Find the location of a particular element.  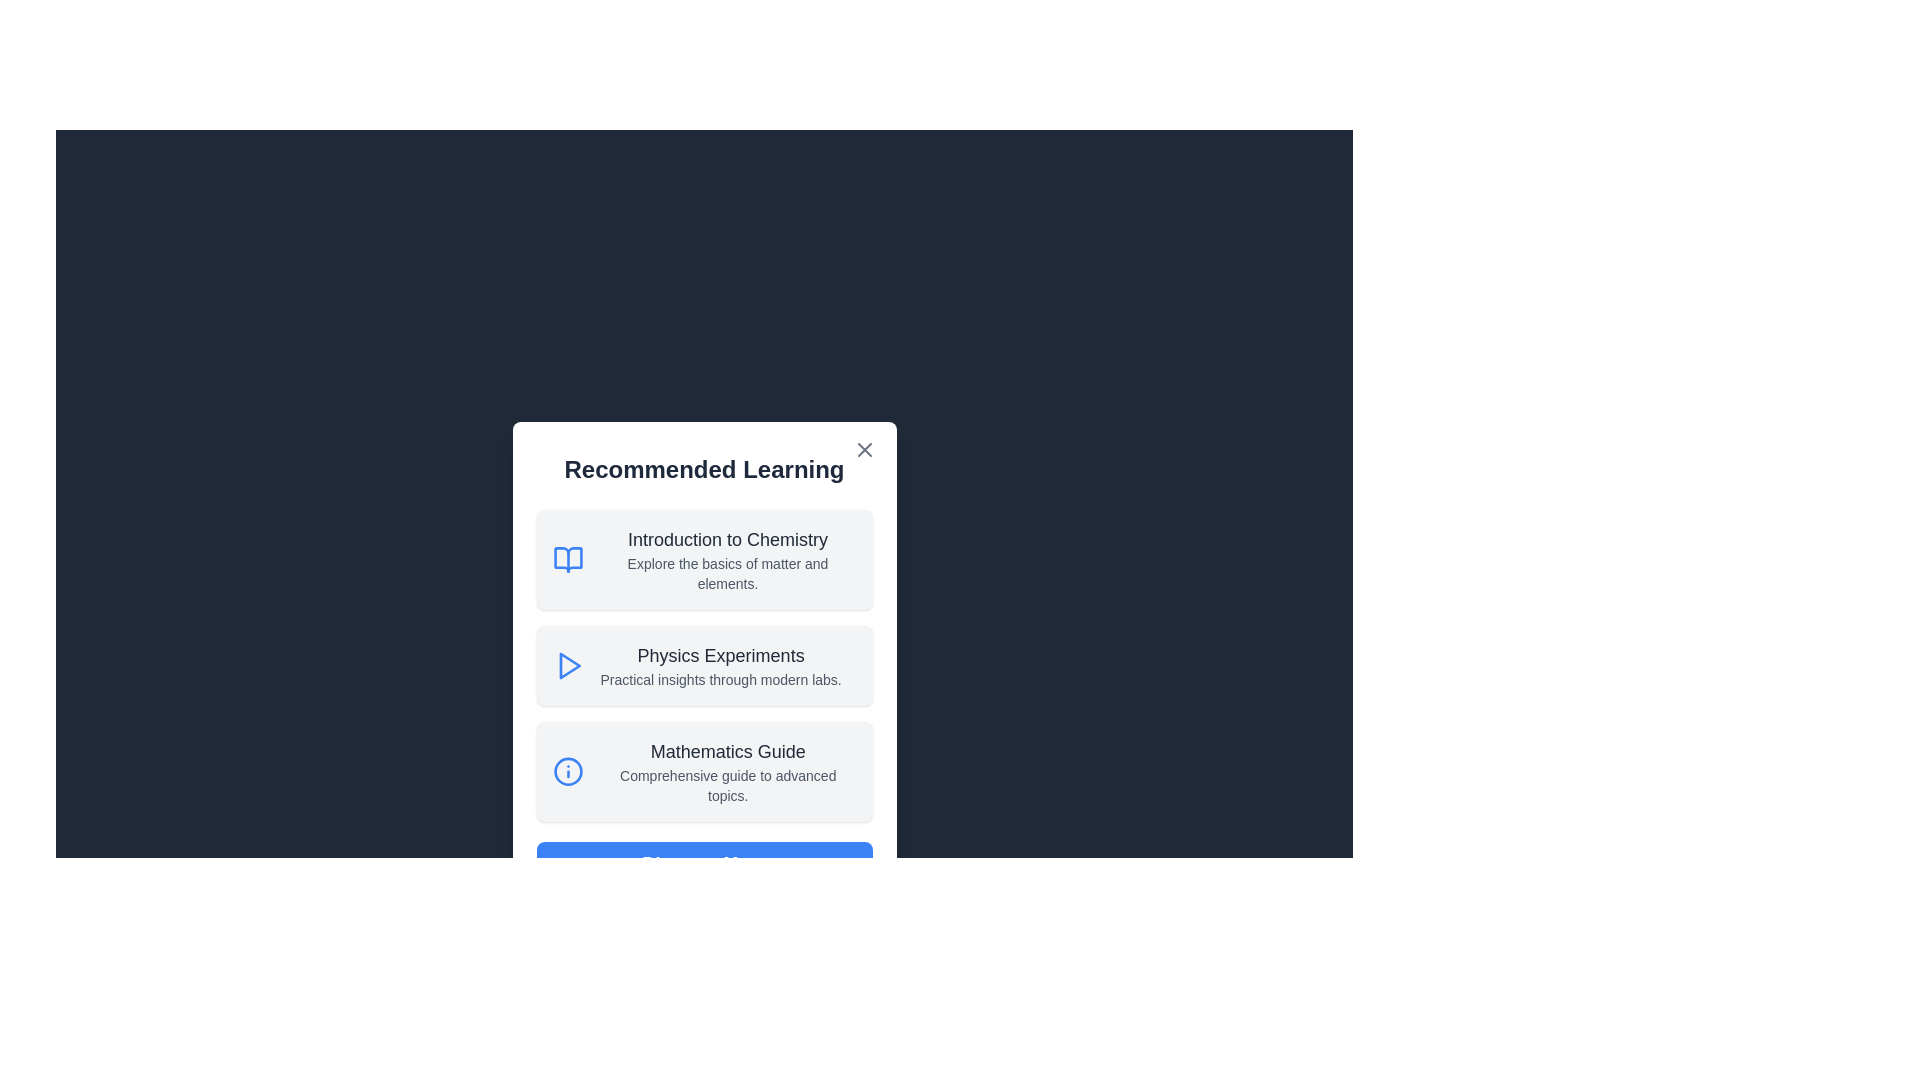

the static text element displaying 'Practical insights through modern labs.' which is located within the 'Recommended Learning' card and positioned below the heading 'Physics Experiments' is located at coordinates (720, 678).